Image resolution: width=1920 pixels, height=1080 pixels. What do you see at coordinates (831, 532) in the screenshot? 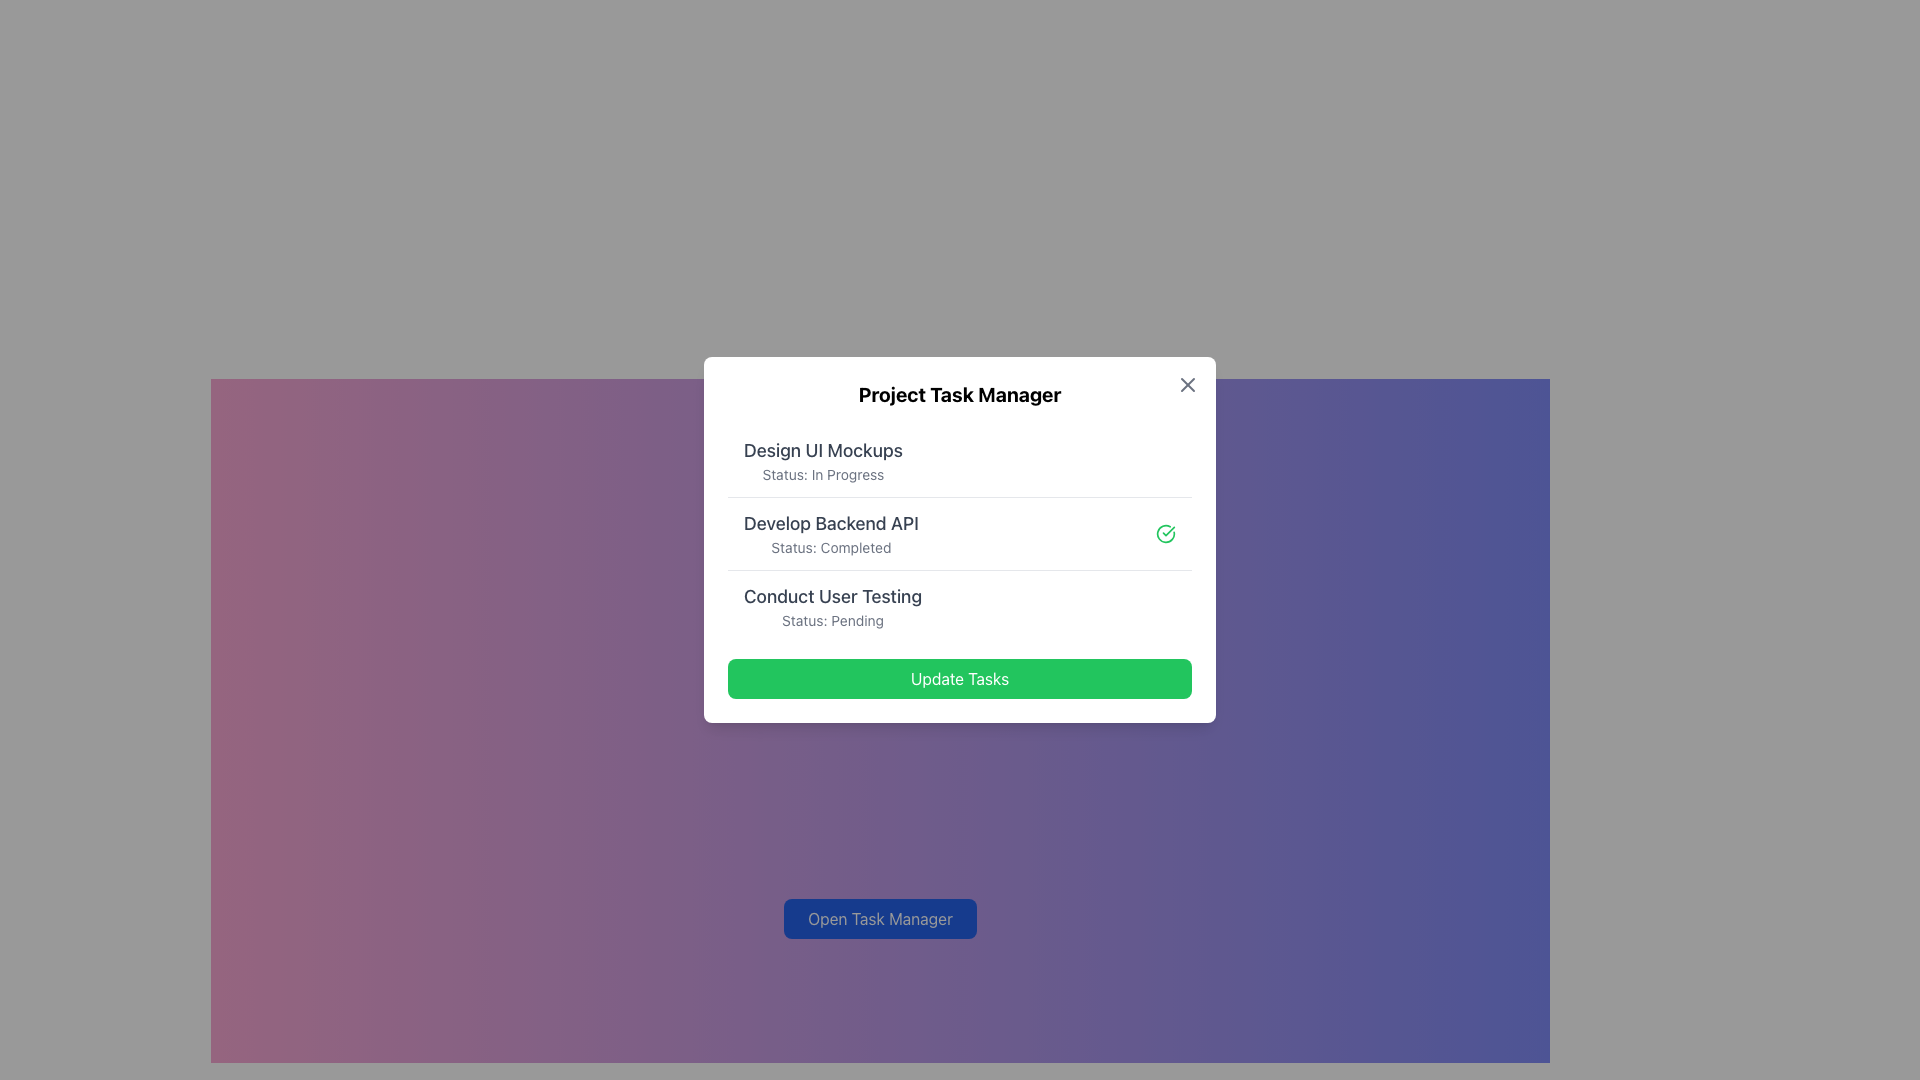
I see `the static text element displaying the task entry, which is the second item in the task management interface` at bounding box center [831, 532].